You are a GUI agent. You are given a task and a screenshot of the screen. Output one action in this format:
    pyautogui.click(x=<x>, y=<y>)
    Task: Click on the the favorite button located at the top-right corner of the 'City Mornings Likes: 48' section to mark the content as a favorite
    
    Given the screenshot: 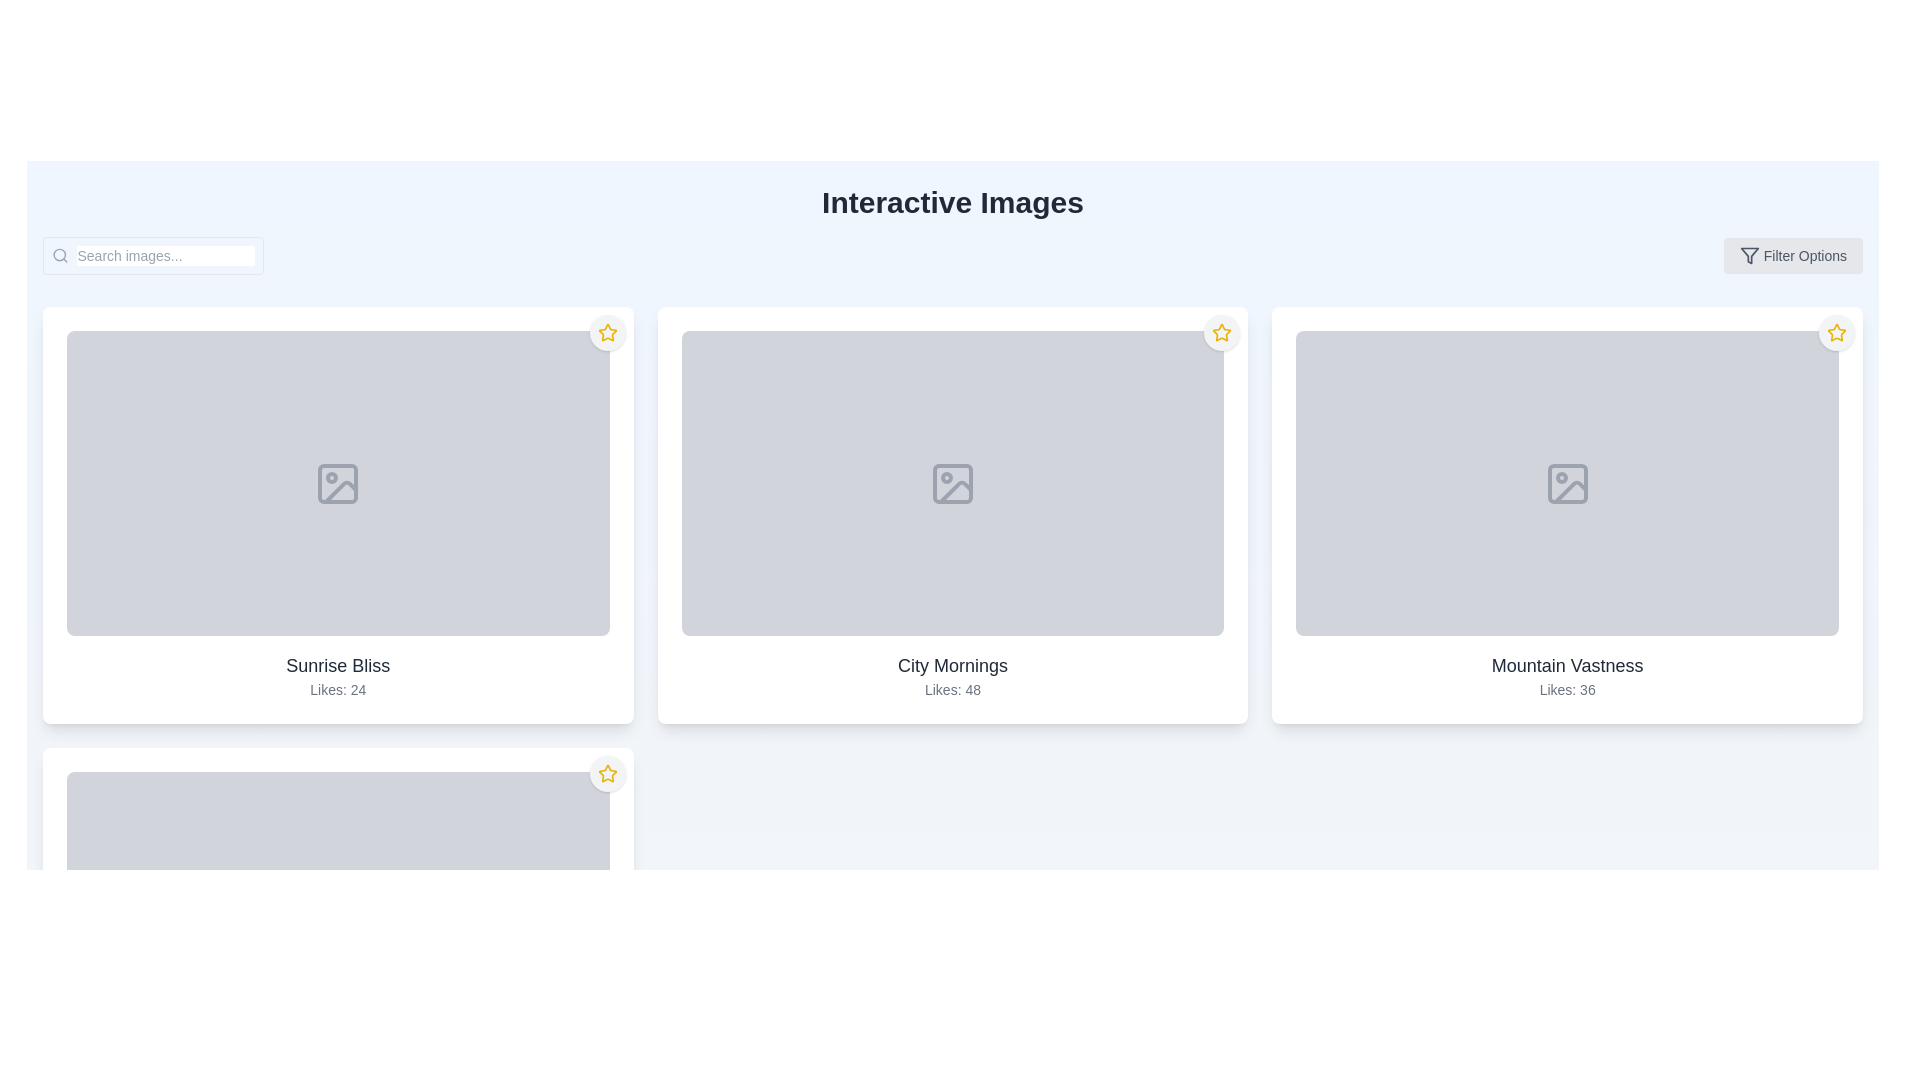 What is the action you would take?
    pyautogui.click(x=1221, y=331)
    